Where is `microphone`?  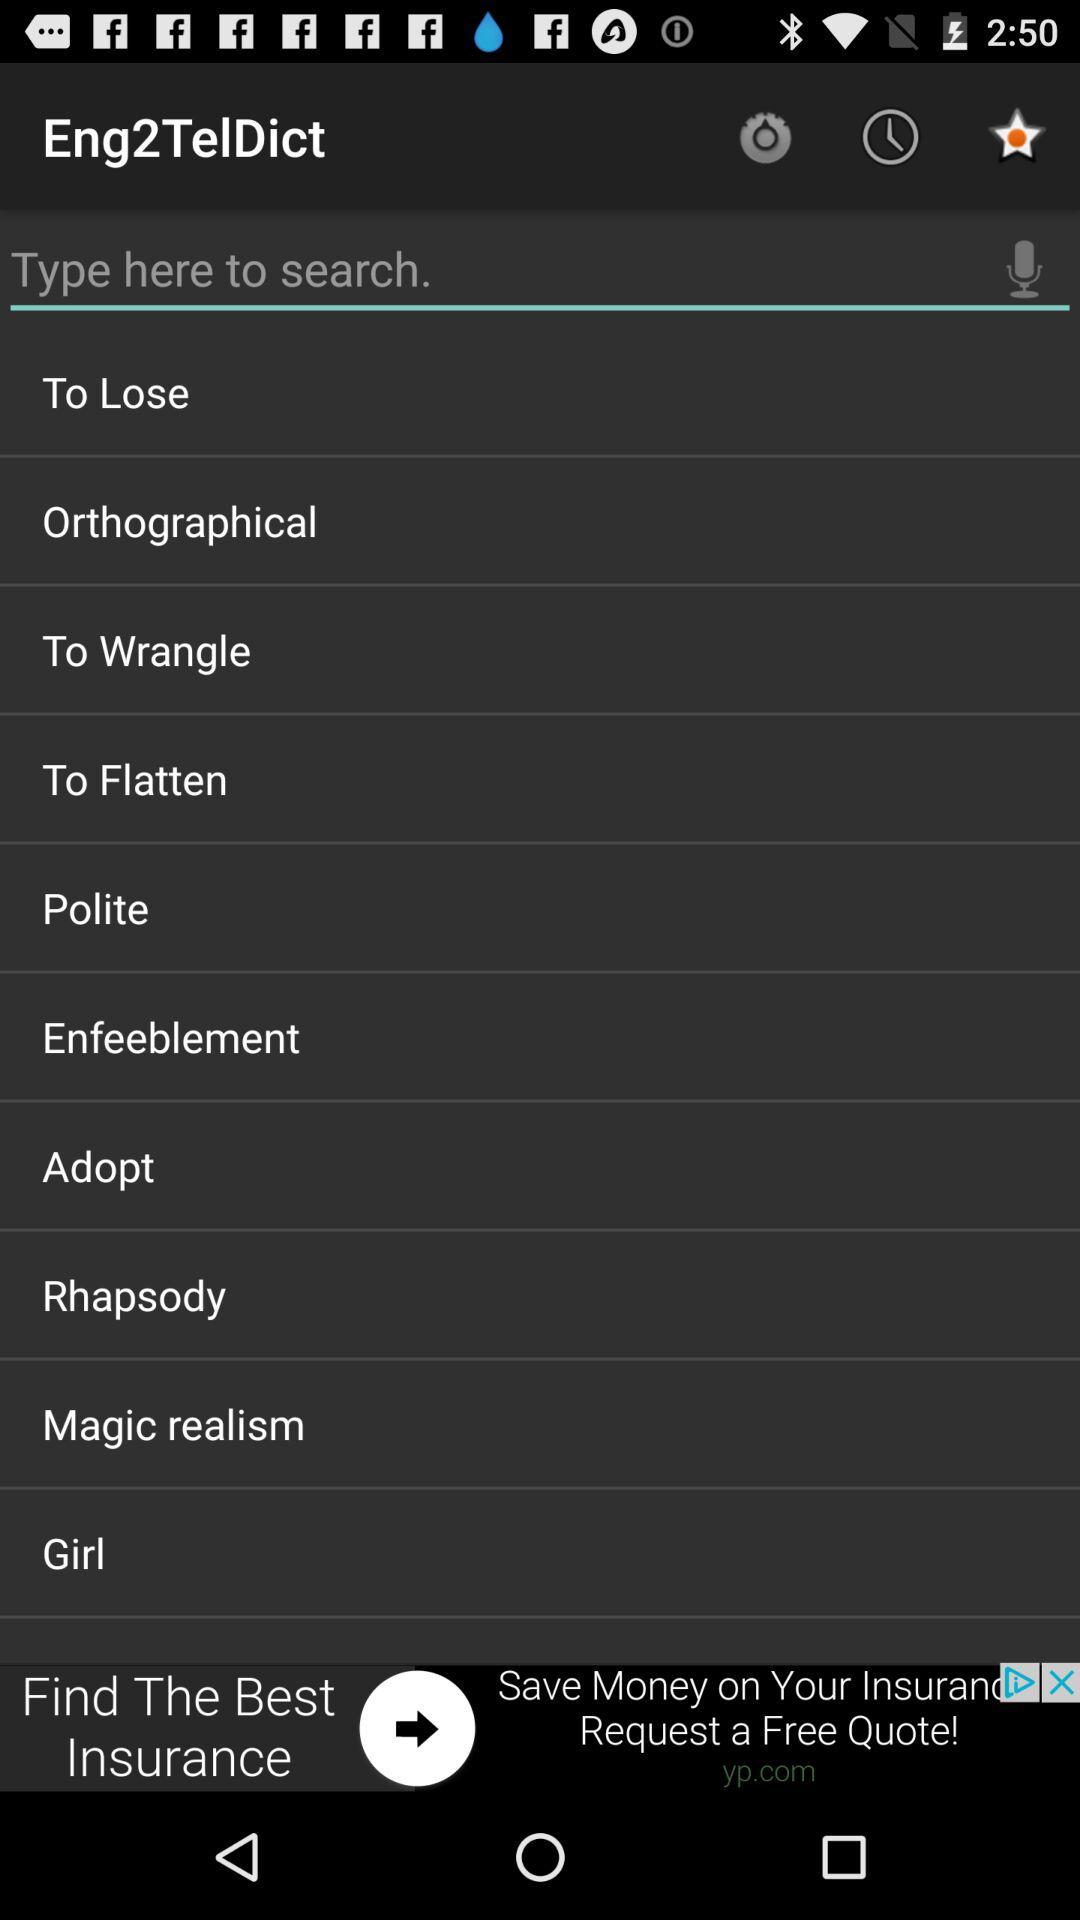
microphone is located at coordinates (1024, 268).